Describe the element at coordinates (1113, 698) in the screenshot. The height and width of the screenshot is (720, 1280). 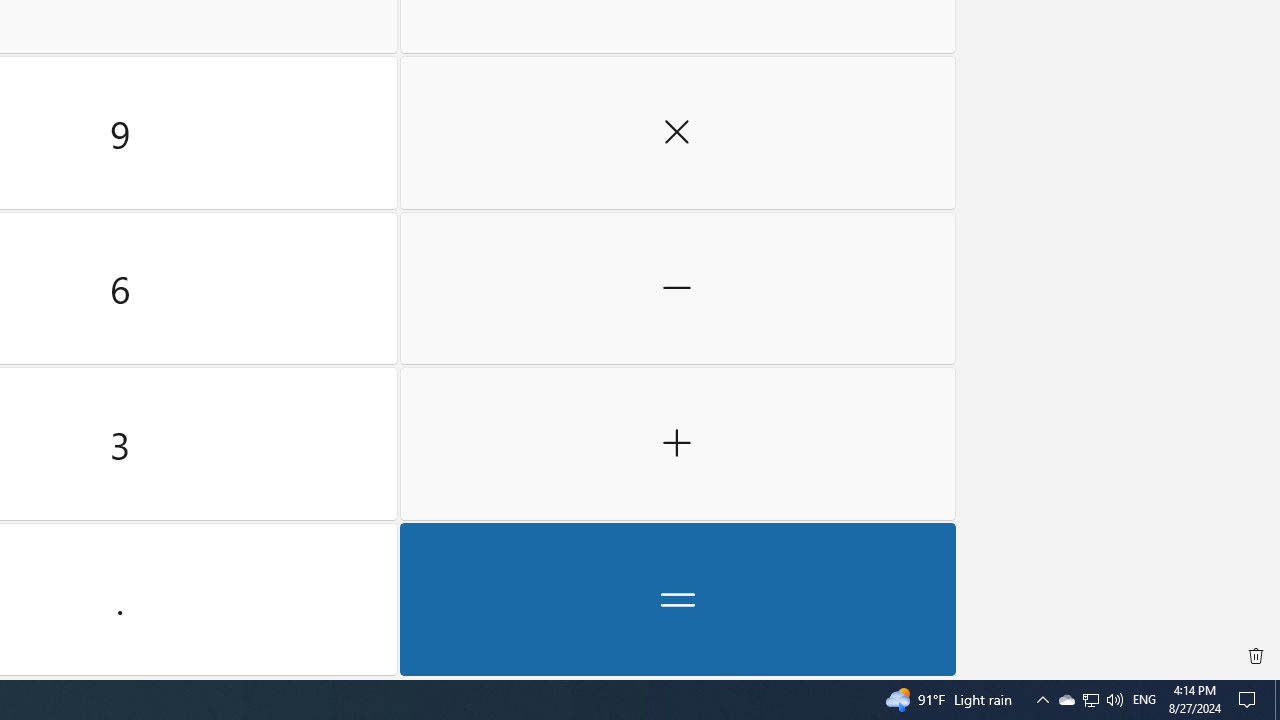
I see `'Q2790: 100%'` at that location.